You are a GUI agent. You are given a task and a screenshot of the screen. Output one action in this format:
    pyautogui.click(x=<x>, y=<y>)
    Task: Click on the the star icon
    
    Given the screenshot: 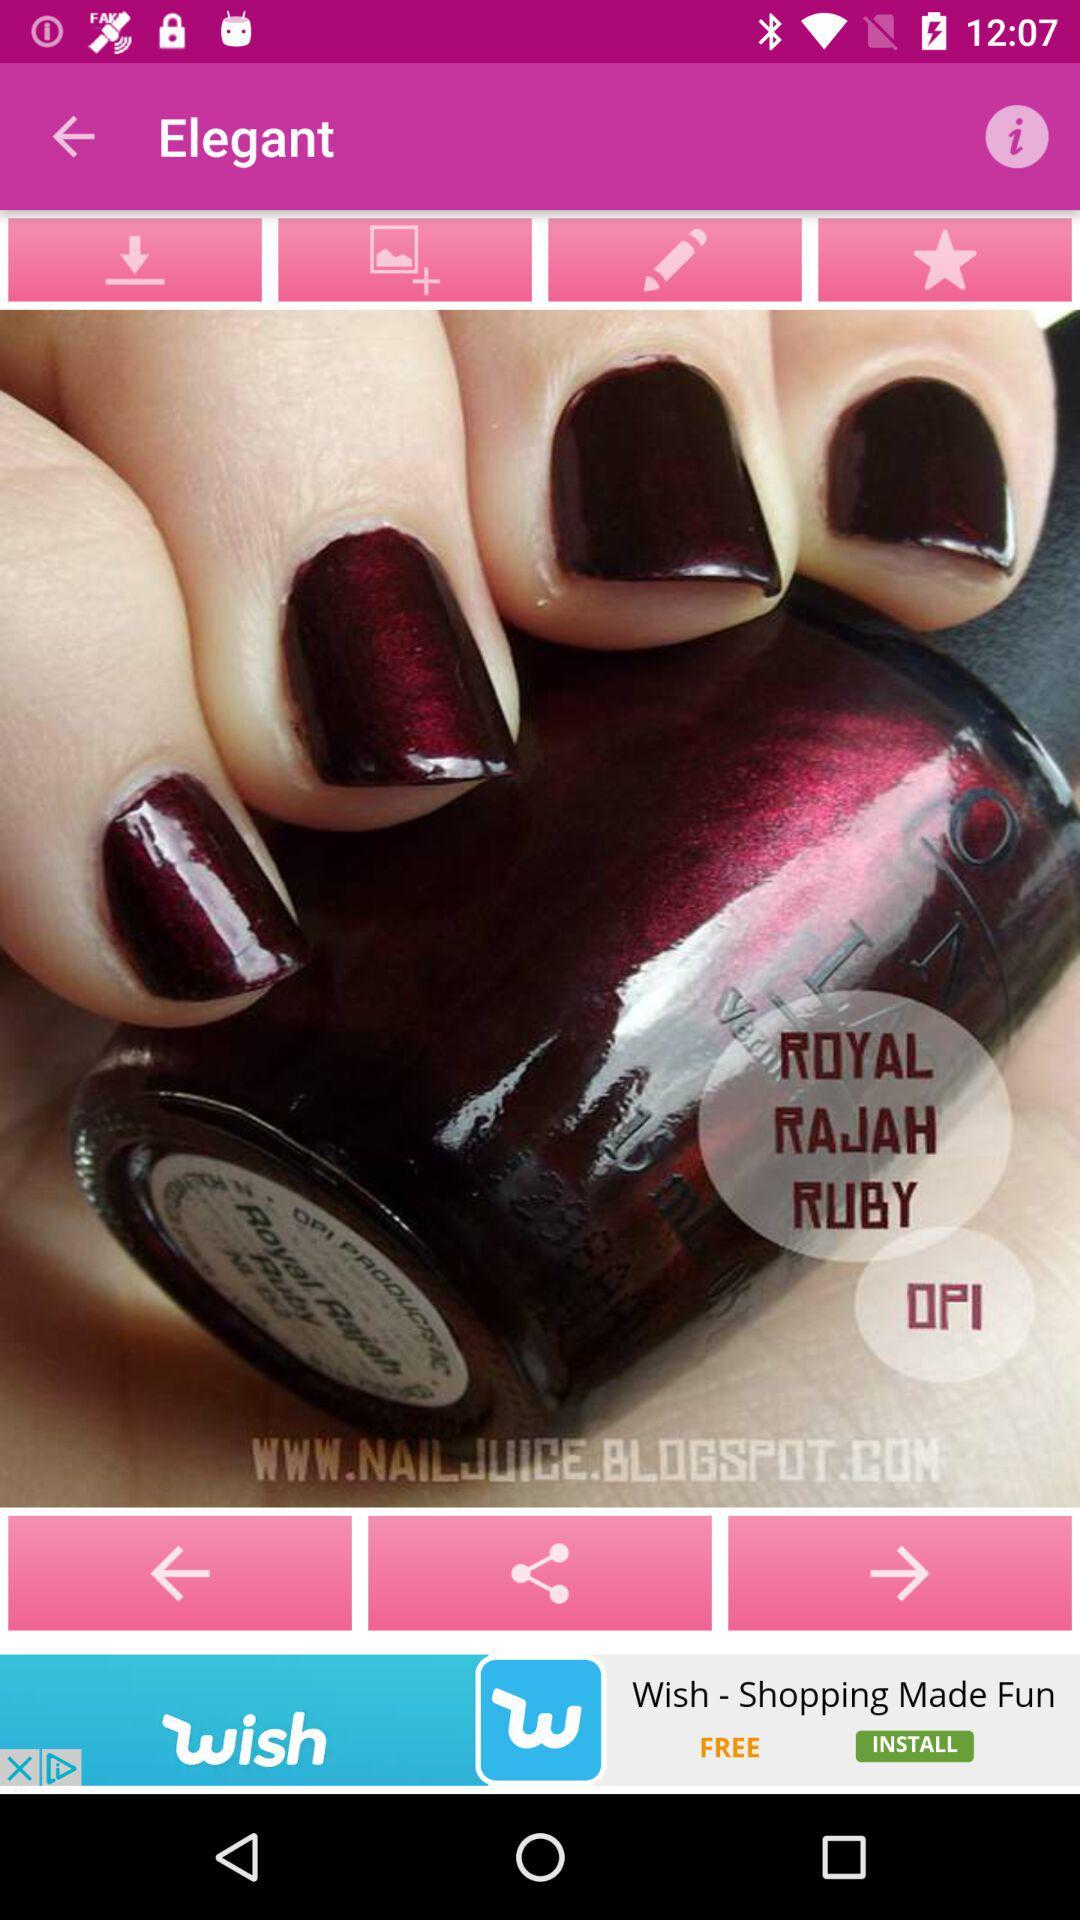 What is the action you would take?
    pyautogui.click(x=945, y=258)
    